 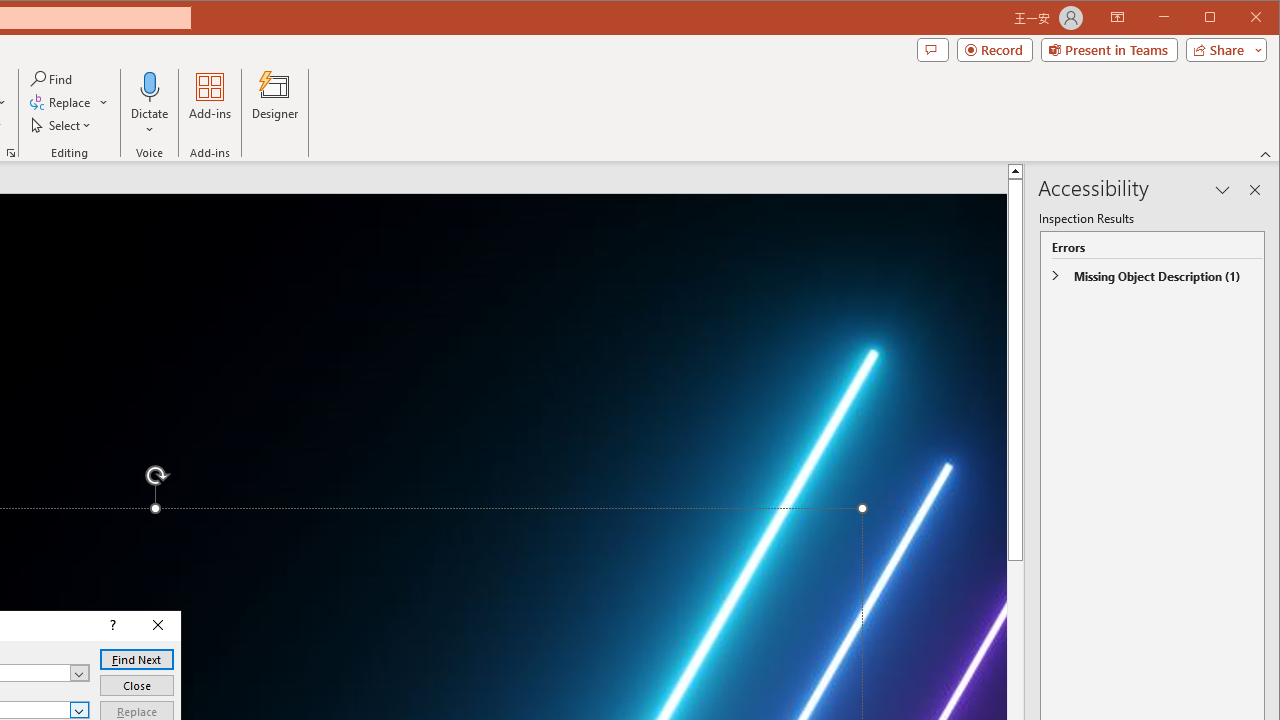 I want to click on 'Context help', so click(x=110, y=625).